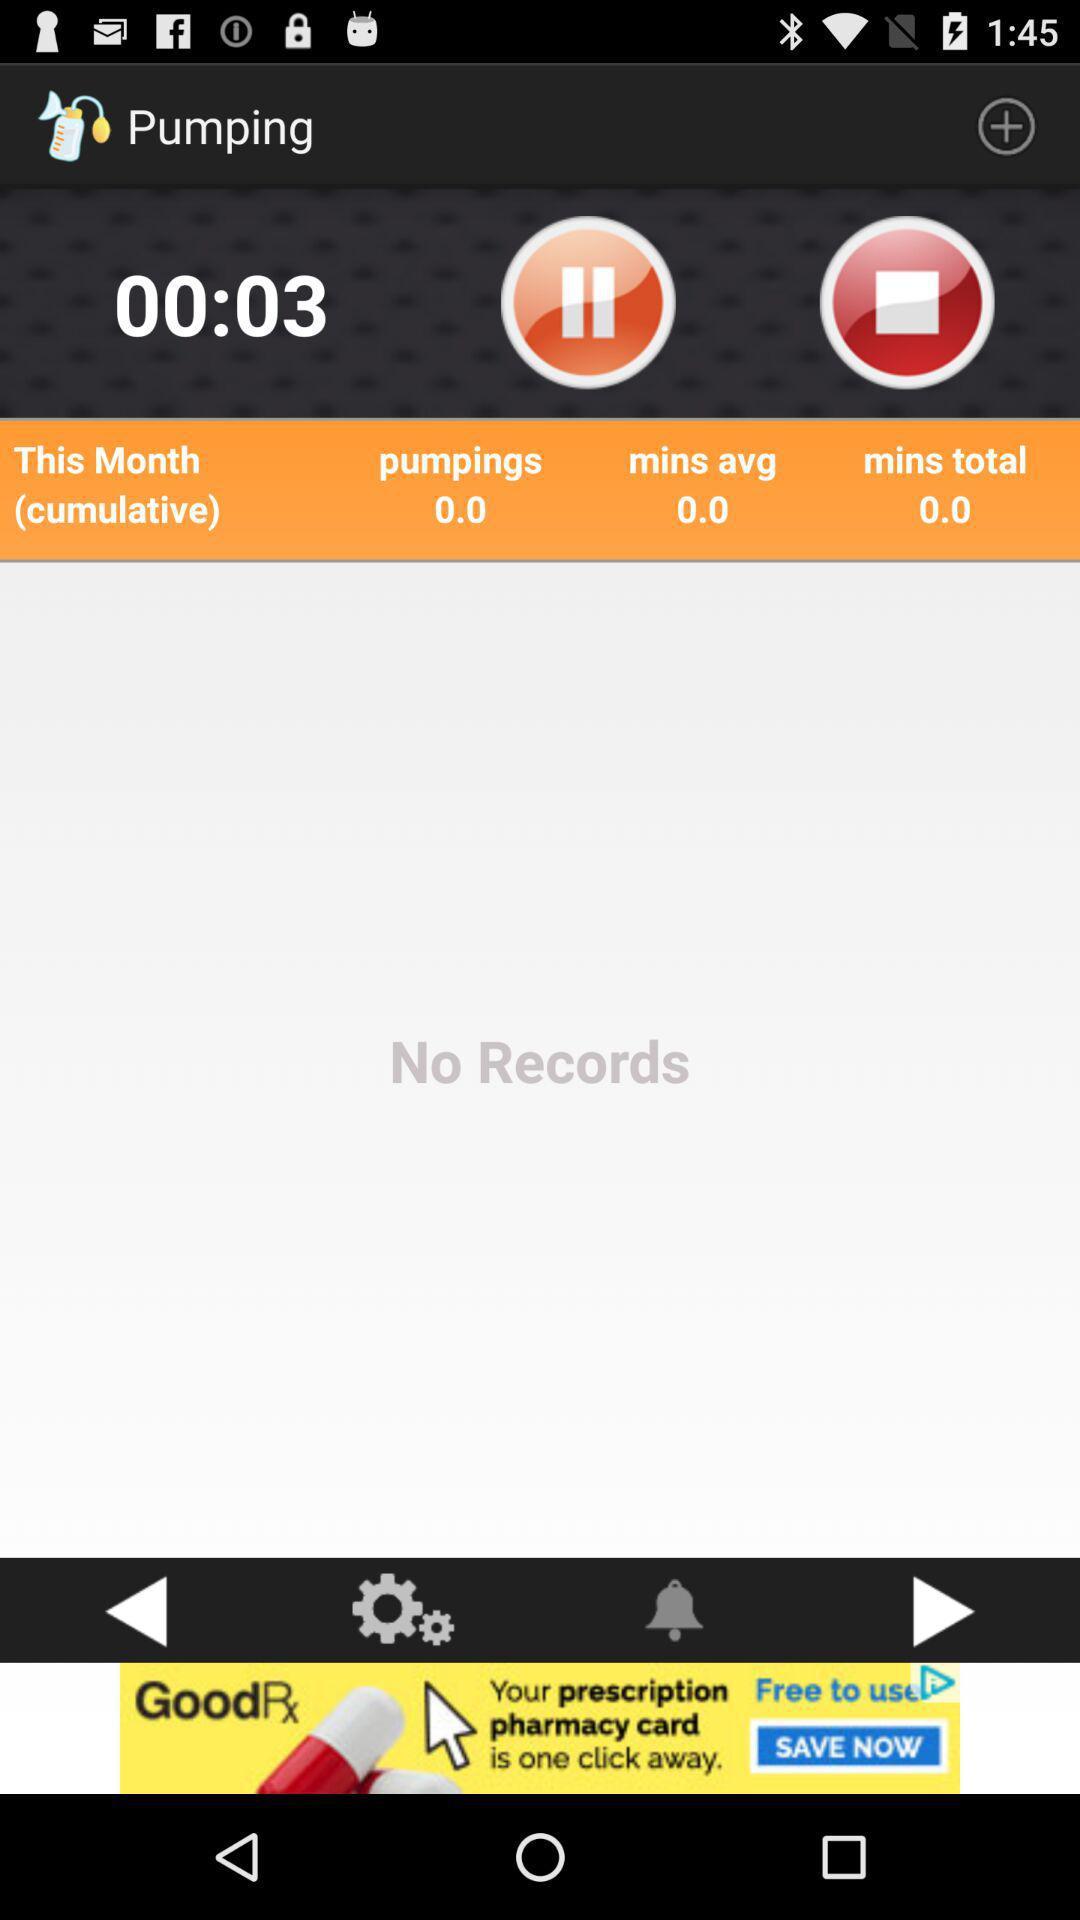 The height and width of the screenshot is (1920, 1080). What do you see at coordinates (675, 1610) in the screenshot?
I see `notifications` at bounding box center [675, 1610].